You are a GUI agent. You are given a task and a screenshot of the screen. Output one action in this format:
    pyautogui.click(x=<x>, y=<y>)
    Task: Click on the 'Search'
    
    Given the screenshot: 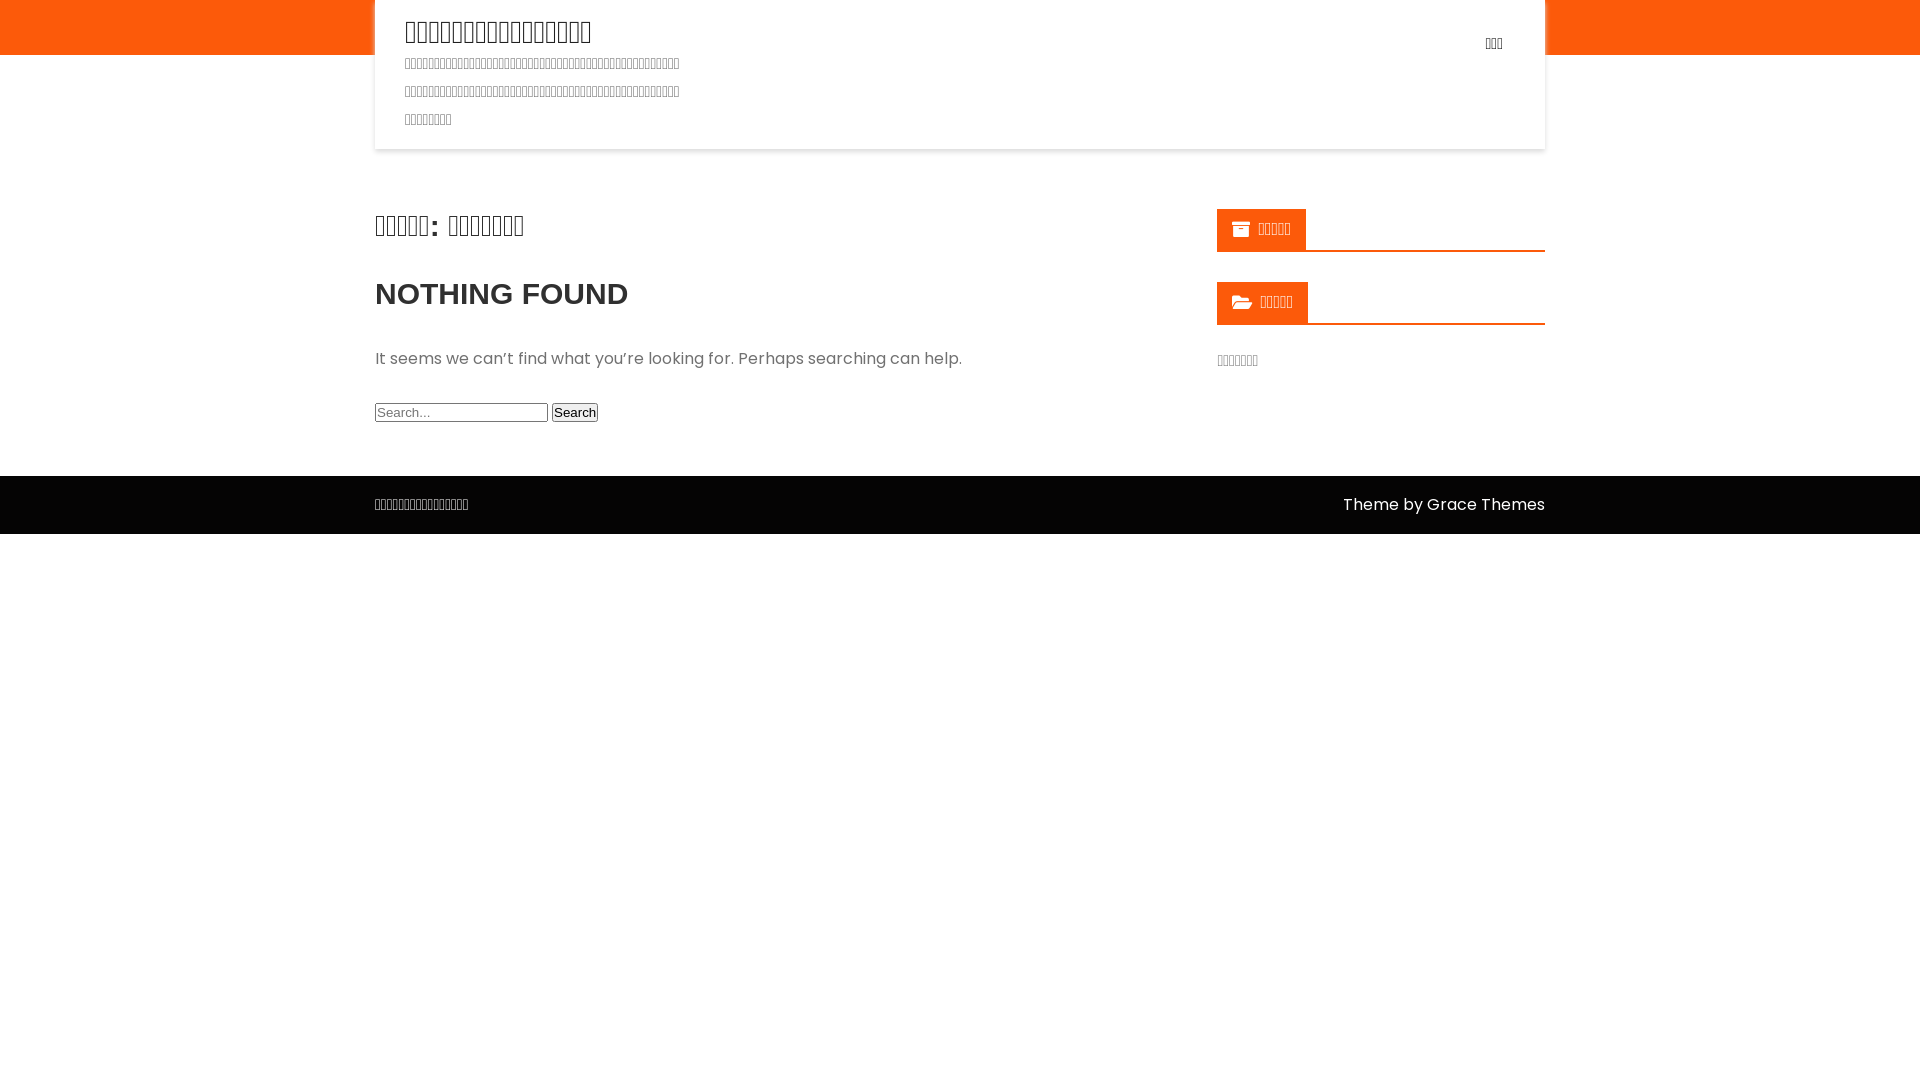 What is the action you would take?
    pyautogui.click(x=574, y=411)
    